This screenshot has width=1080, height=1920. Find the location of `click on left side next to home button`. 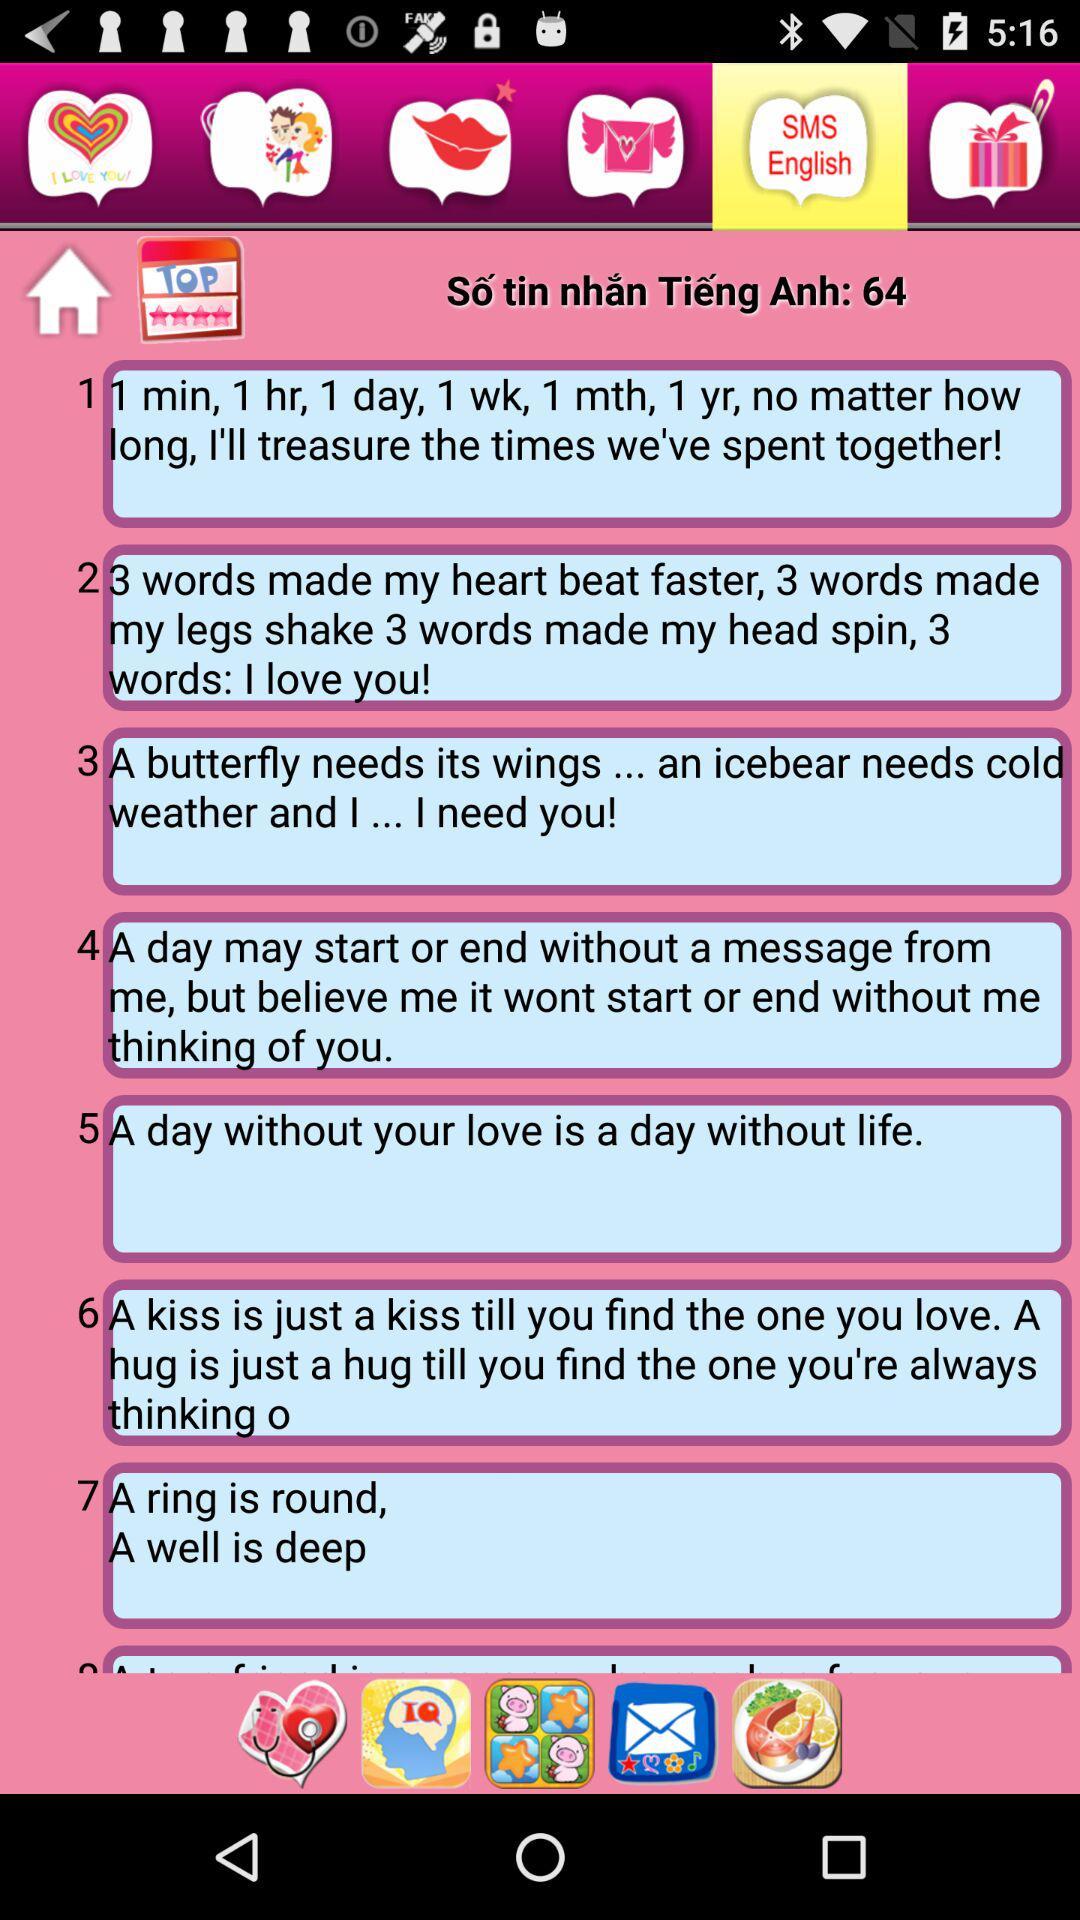

click on left side next to home button is located at coordinates (192, 290).